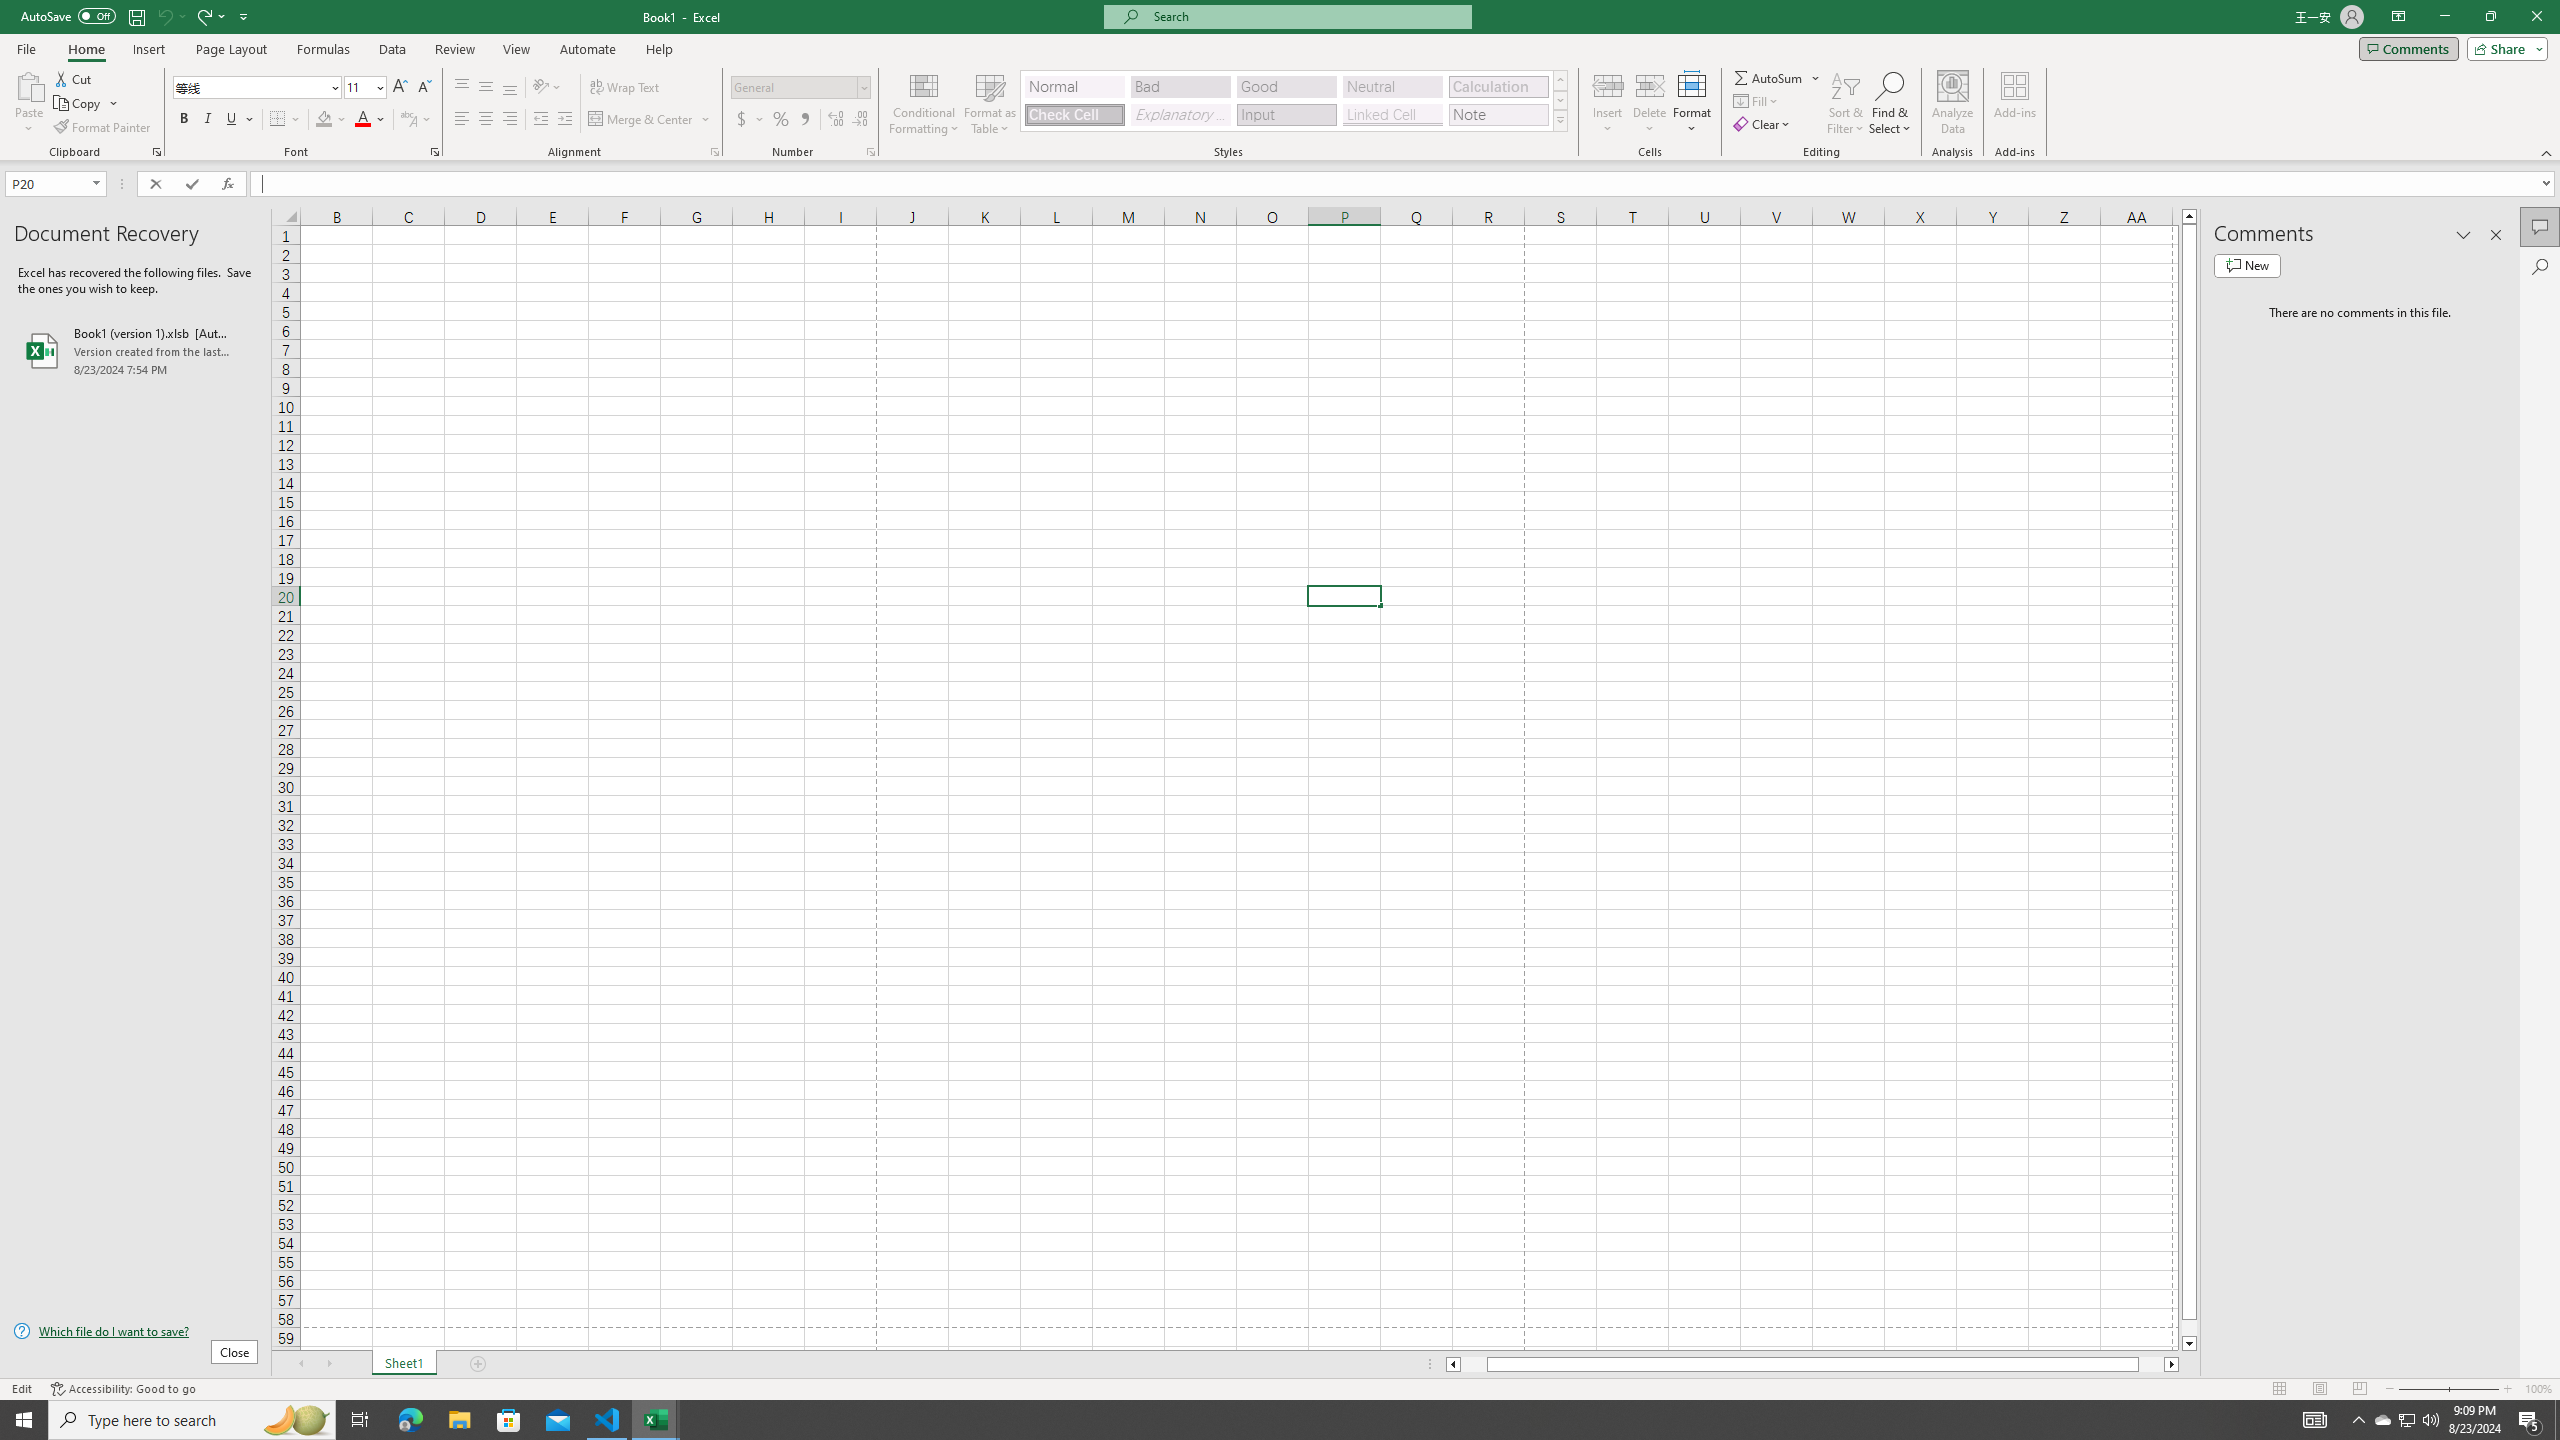  Describe the element at coordinates (480, 1363) in the screenshot. I see `'Add Sheet'` at that location.